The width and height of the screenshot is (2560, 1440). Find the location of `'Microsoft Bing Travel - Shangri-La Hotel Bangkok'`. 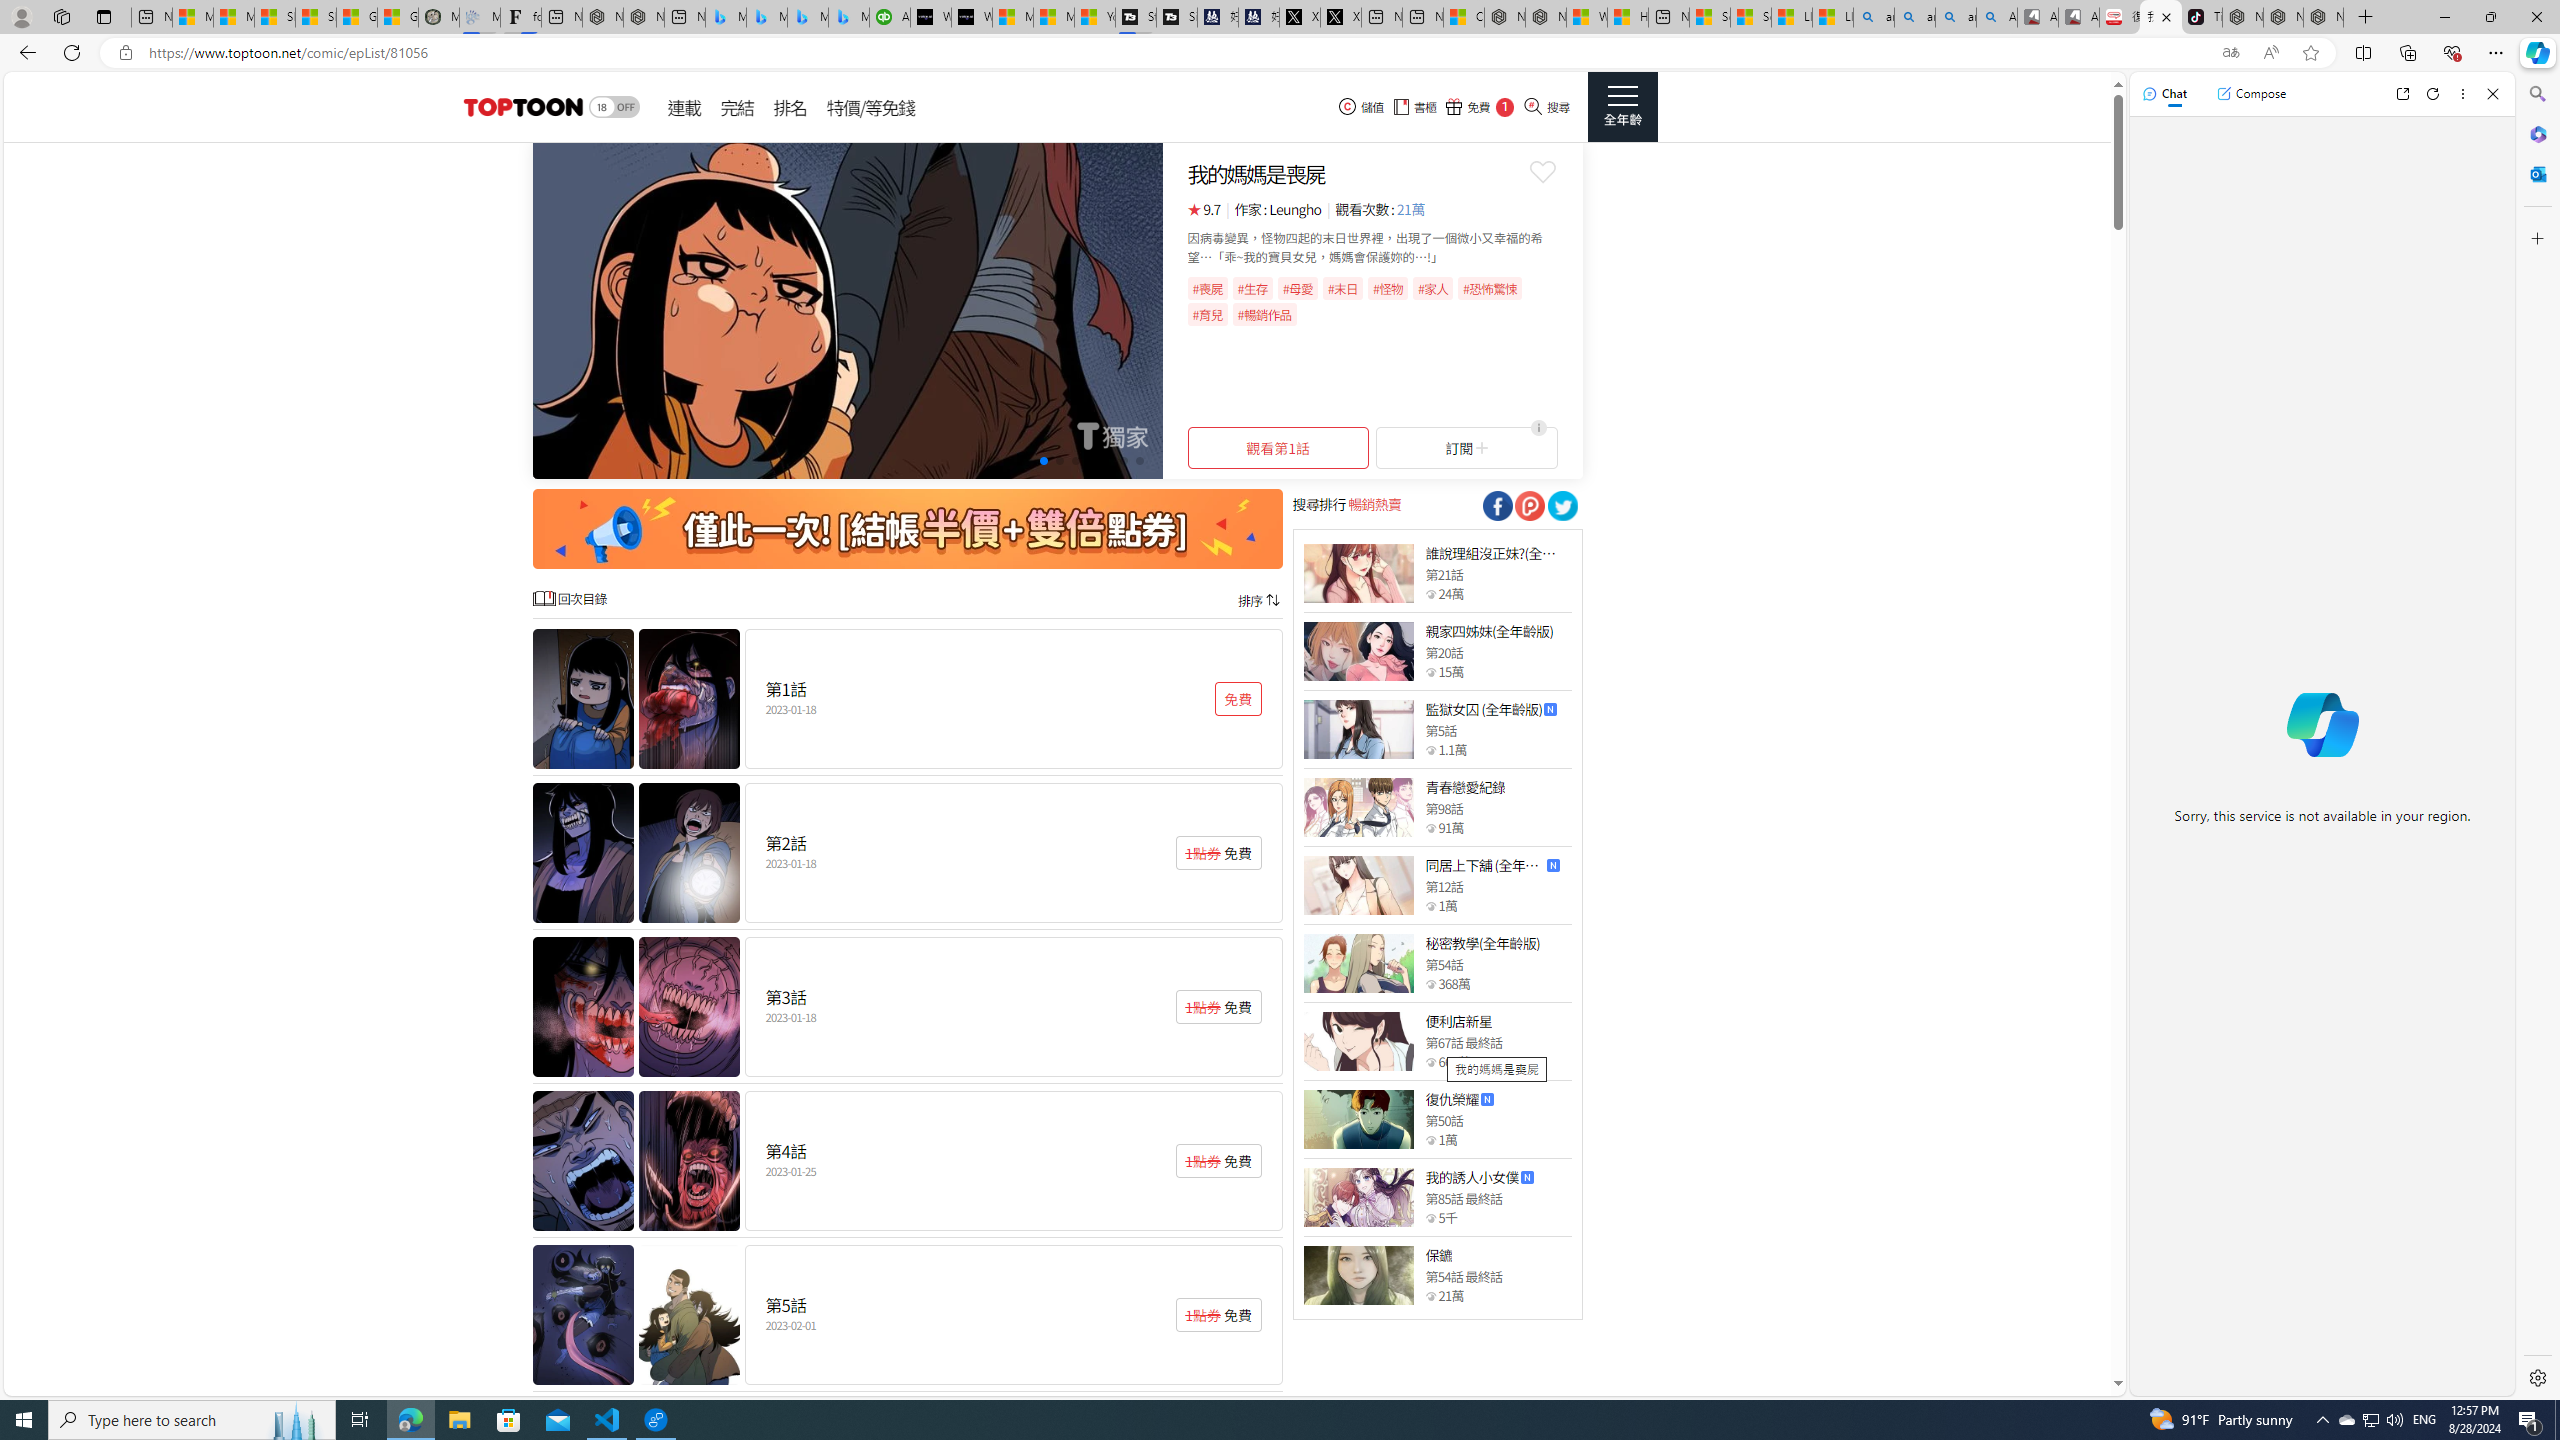

'Microsoft Bing Travel - Shangri-La Hotel Bangkok' is located at coordinates (847, 16).